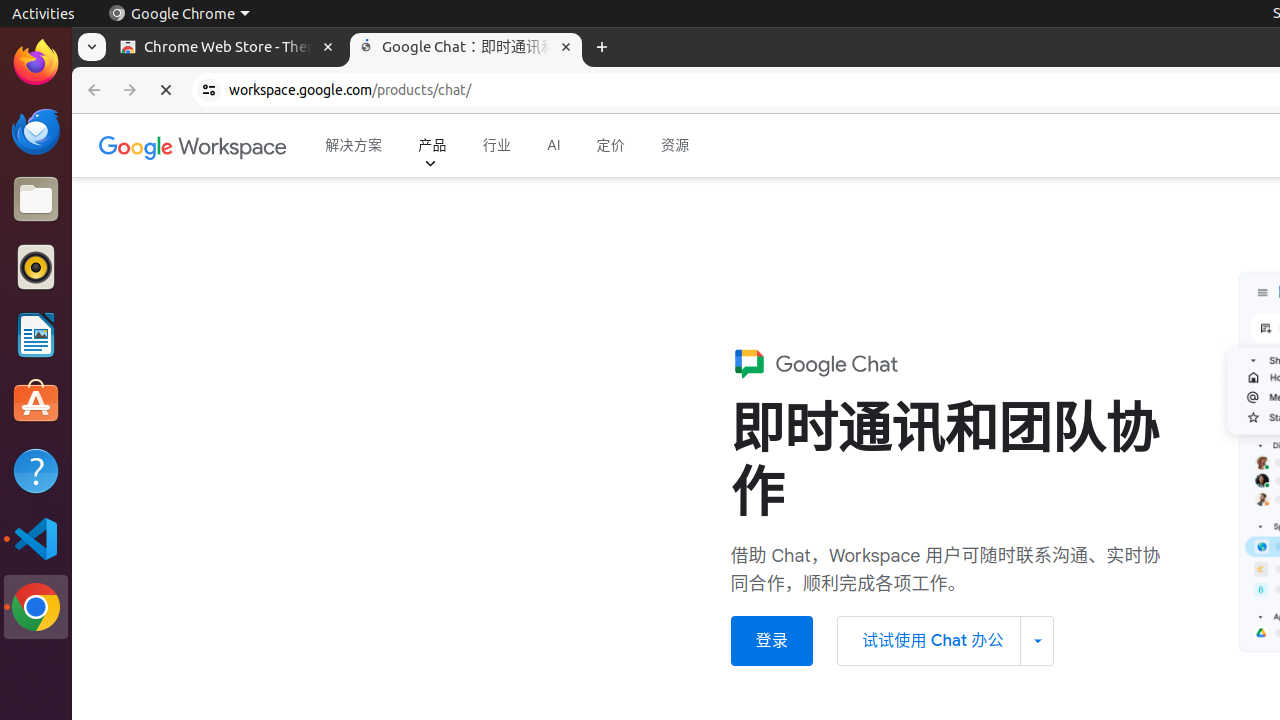 This screenshot has width=1280, height=720. What do you see at coordinates (166, 90) in the screenshot?
I see `'Reload'` at bounding box center [166, 90].